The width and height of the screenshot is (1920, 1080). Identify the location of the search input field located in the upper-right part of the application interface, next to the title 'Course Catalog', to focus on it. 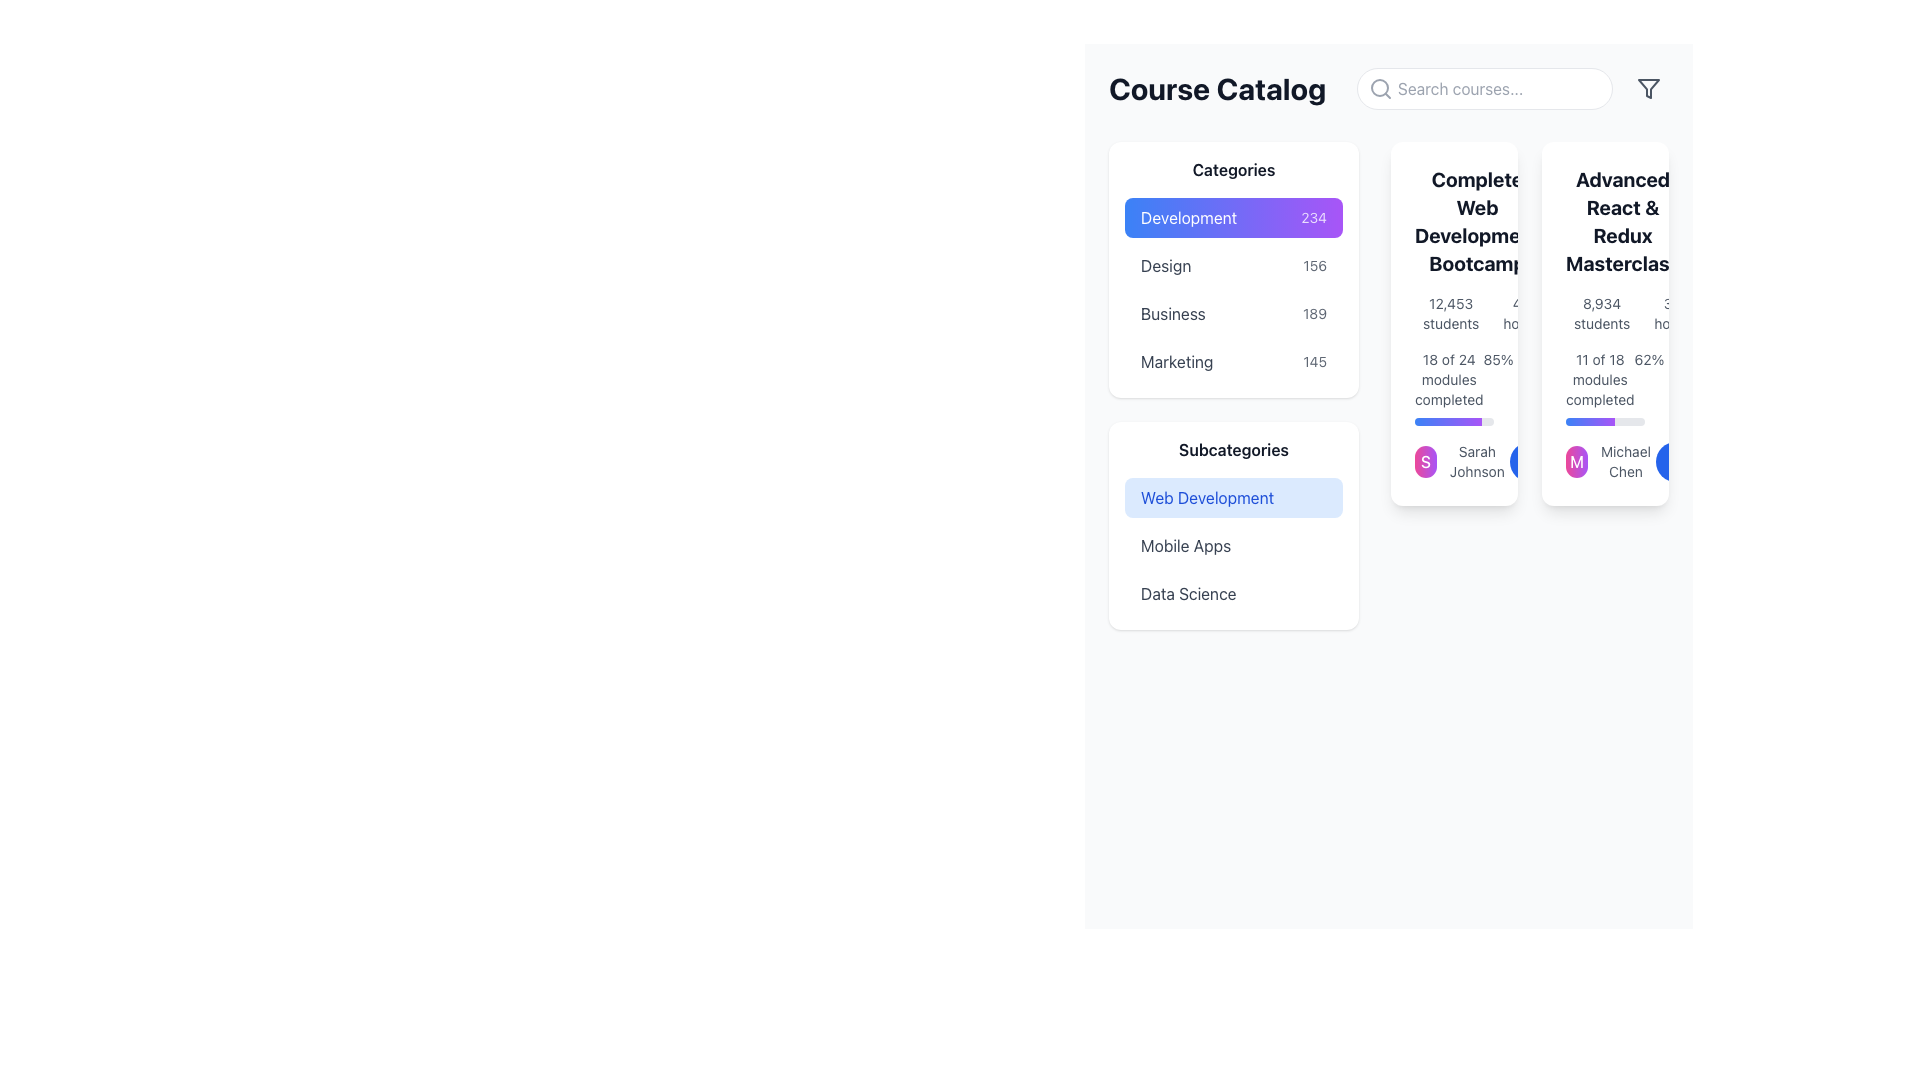
(1387, 87).